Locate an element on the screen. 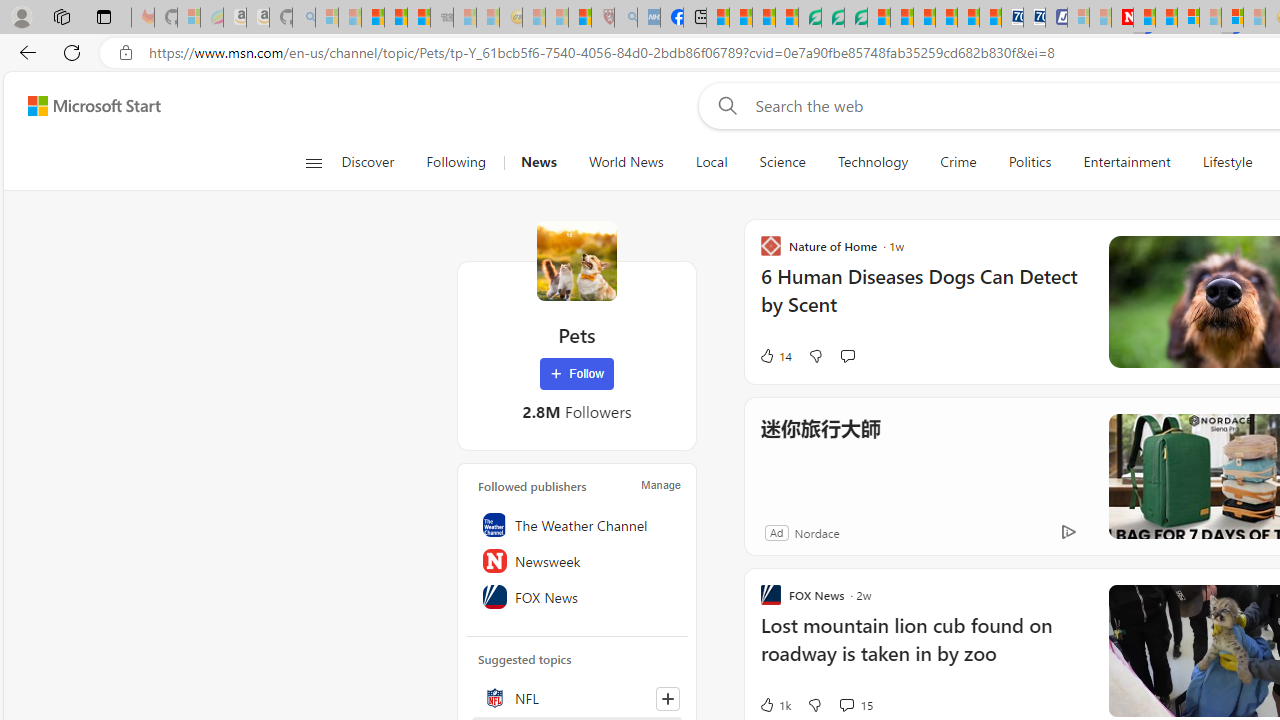  'The Weather Channel - MSN' is located at coordinates (373, 17).